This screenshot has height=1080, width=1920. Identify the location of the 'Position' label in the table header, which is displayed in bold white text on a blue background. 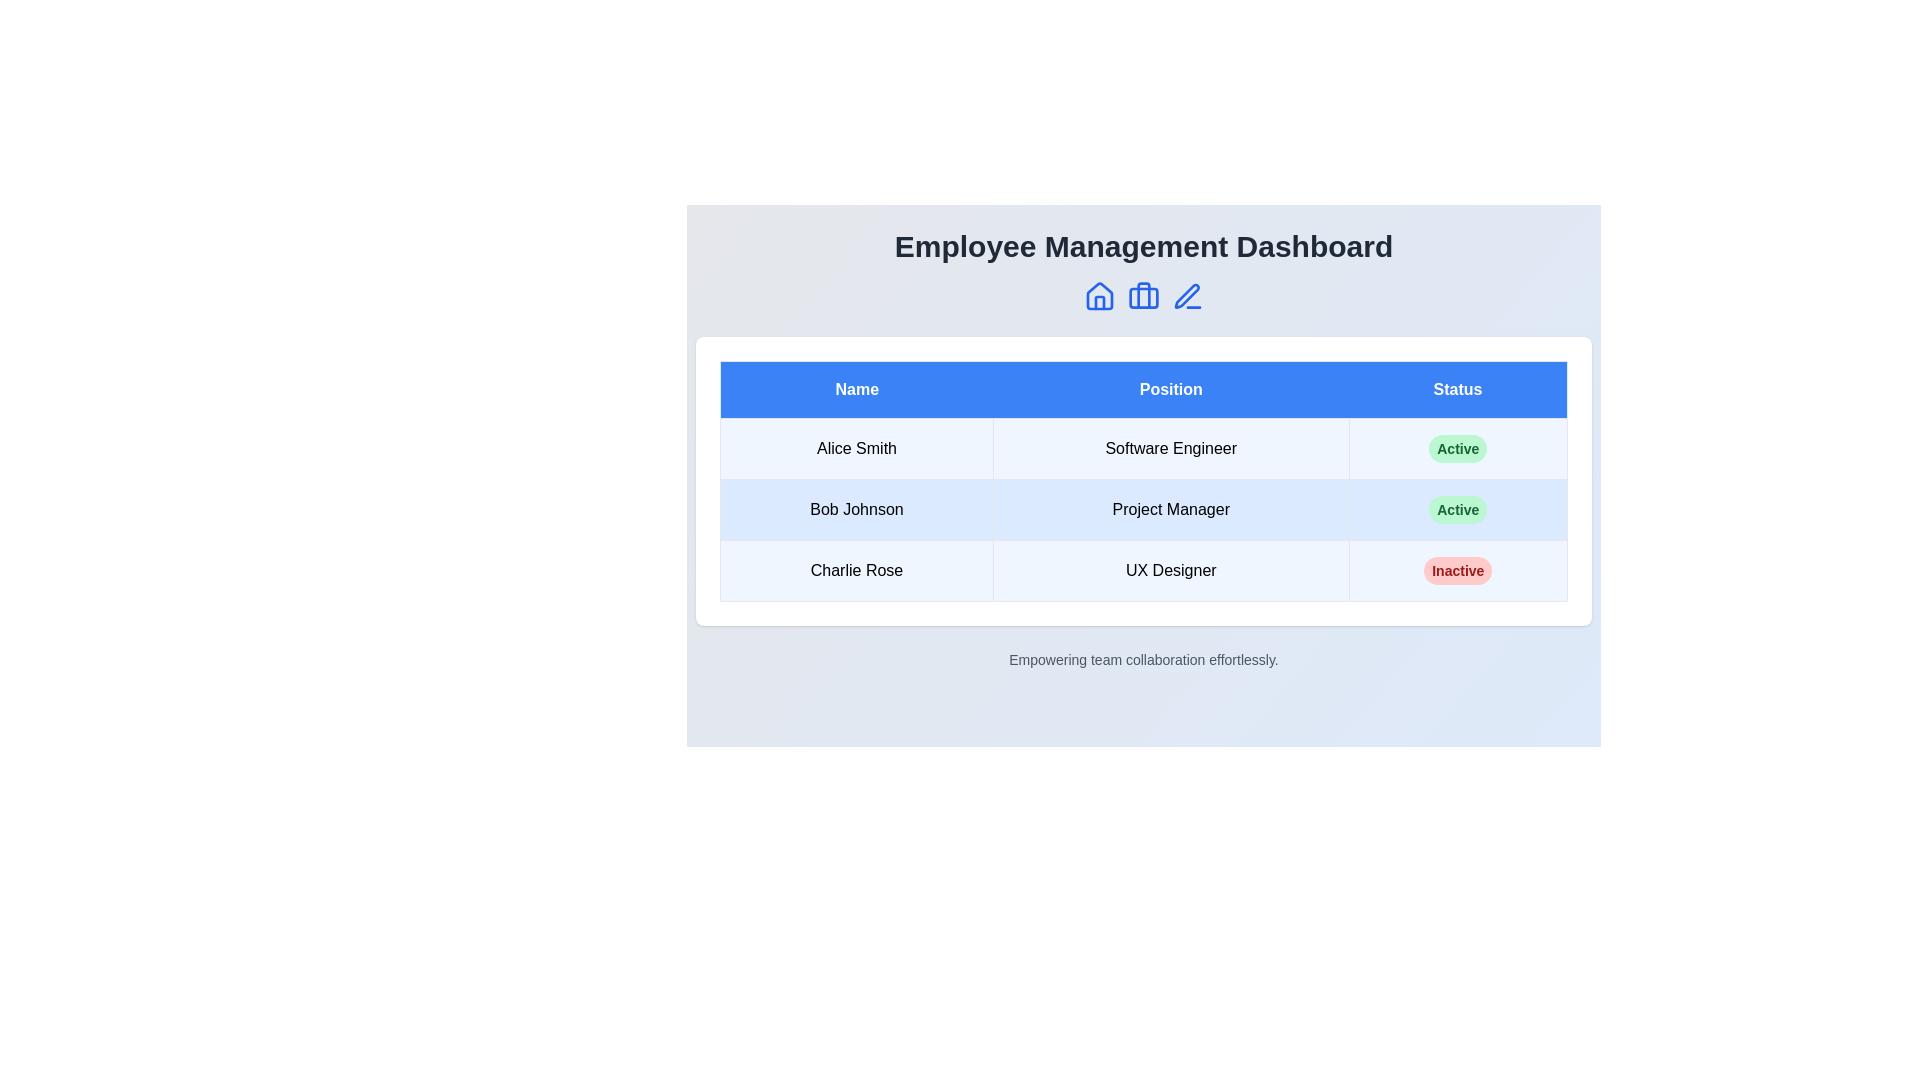
(1171, 389).